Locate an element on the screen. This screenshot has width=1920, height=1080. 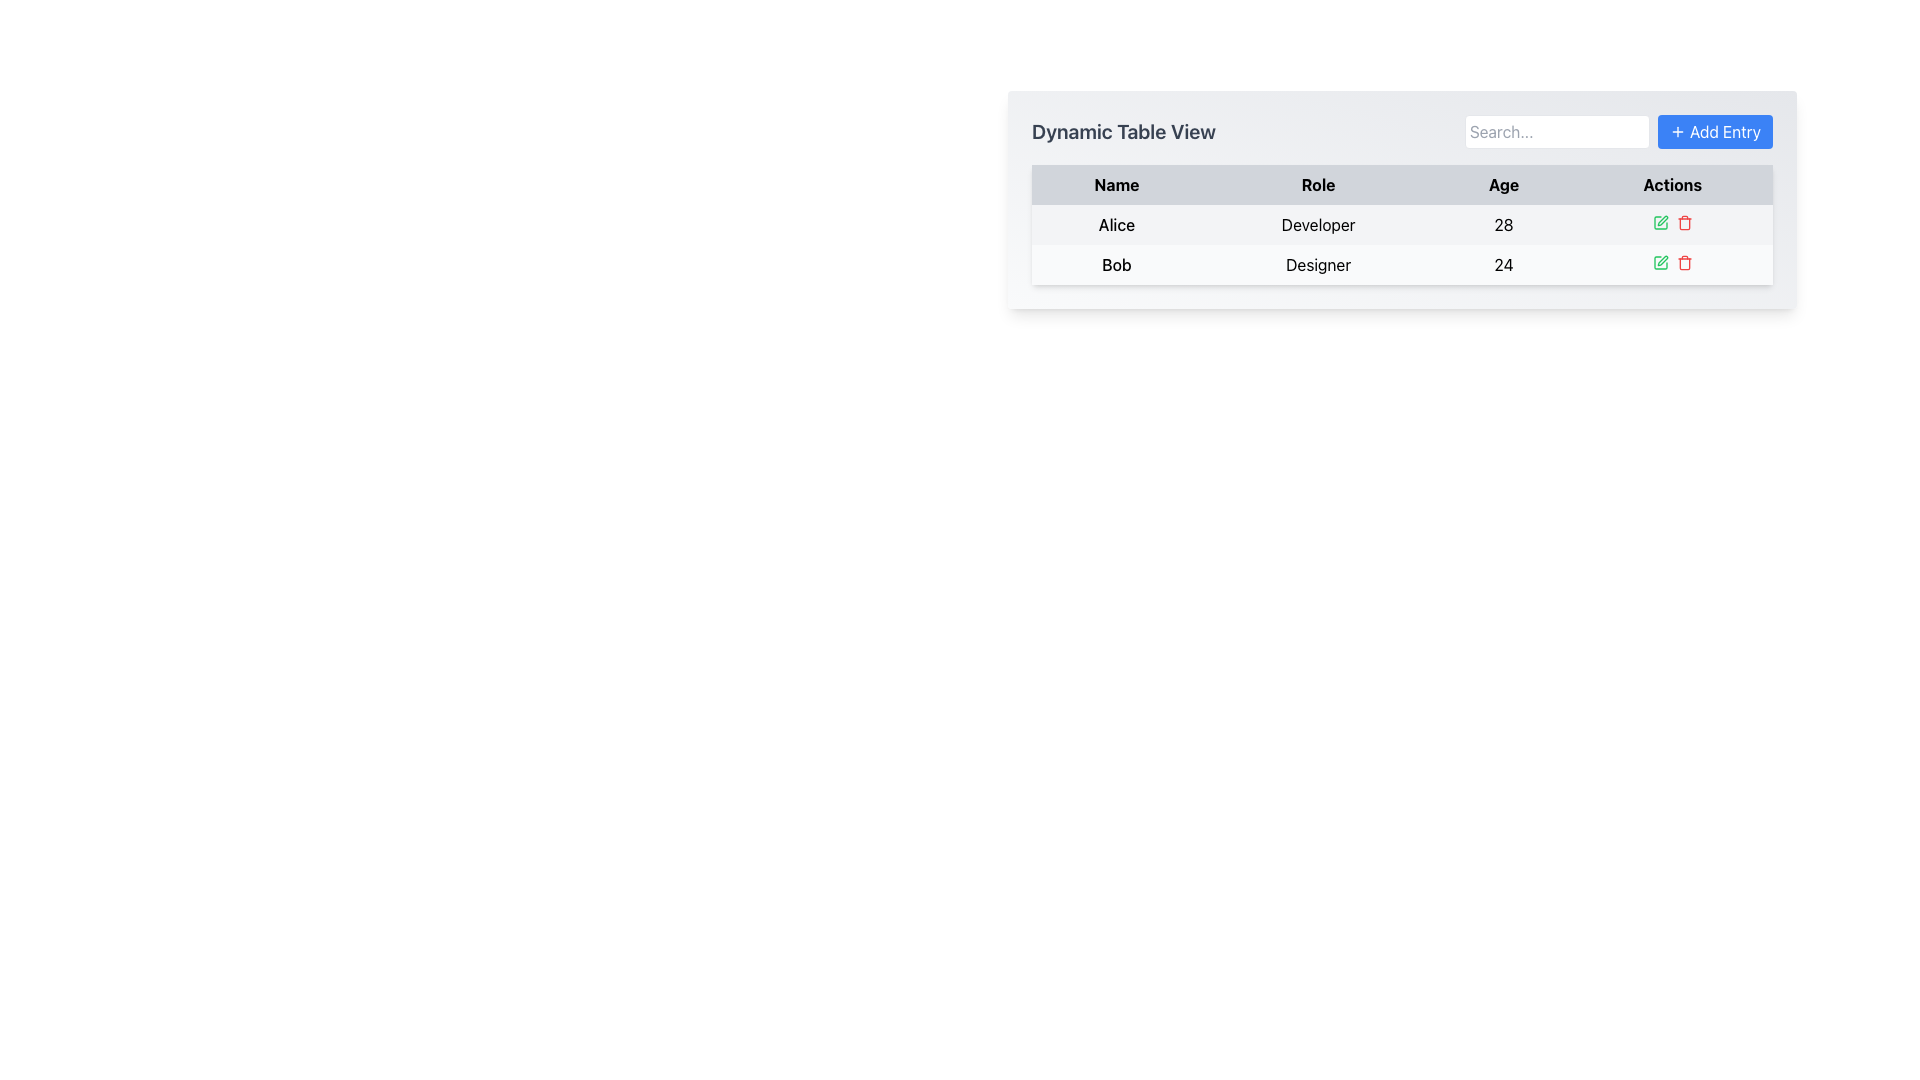
the green pencil edit icon located in the second row of the table's 'Actions' column is located at coordinates (1660, 261).